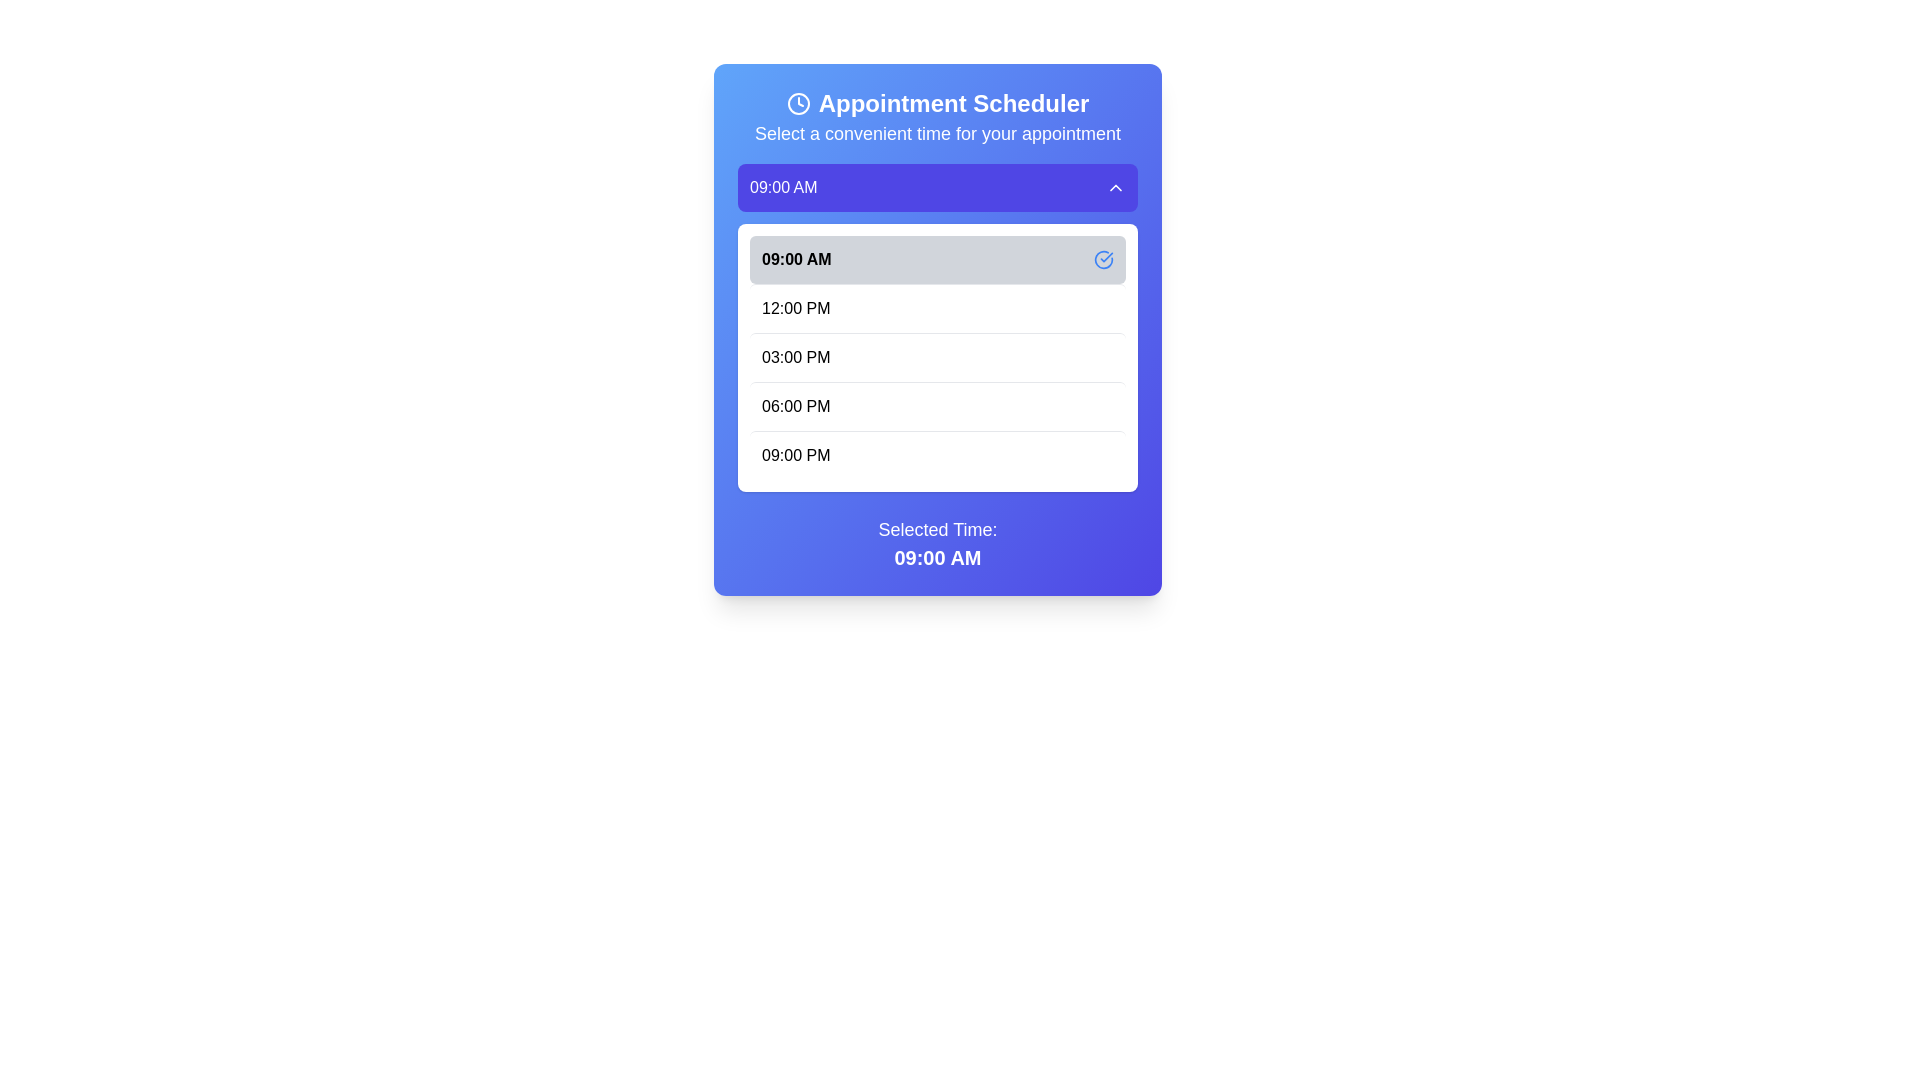 Image resolution: width=1920 pixels, height=1080 pixels. Describe the element at coordinates (936, 308) in the screenshot. I see `the selectable time slot for '12:00 PM' in the scheduling interface` at that location.